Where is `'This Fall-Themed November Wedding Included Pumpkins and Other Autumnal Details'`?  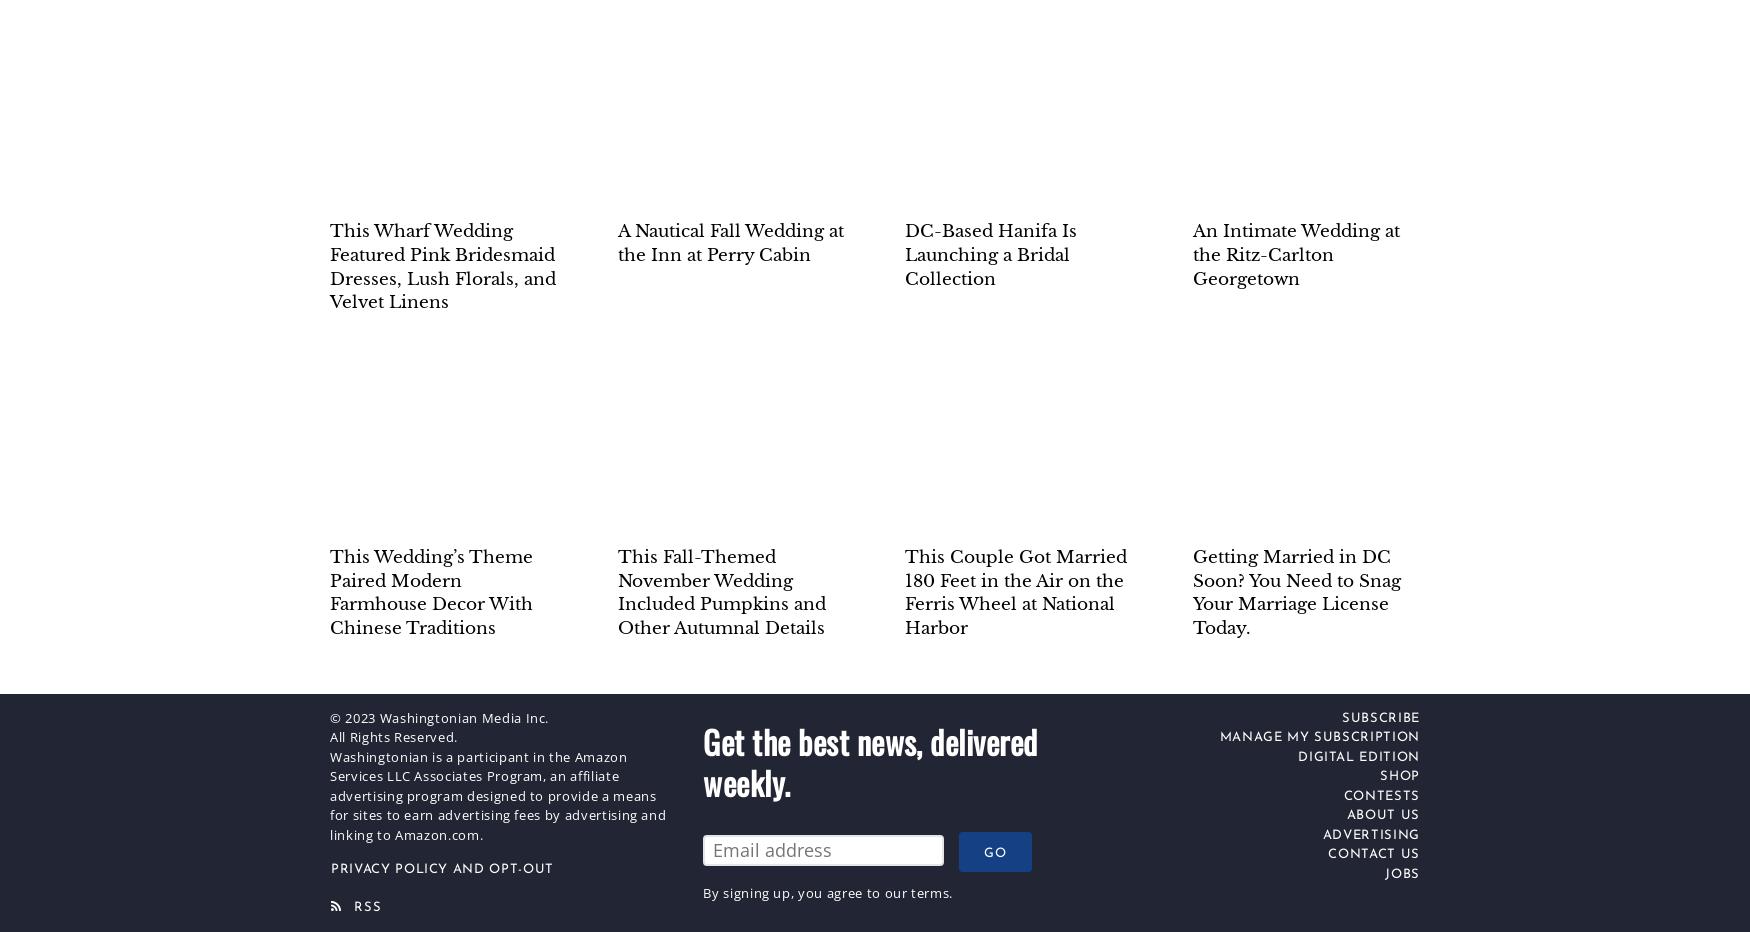 'This Fall-Themed November Wedding Included Pumpkins and Other Autumnal Details' is located at coordinates (721, 591).